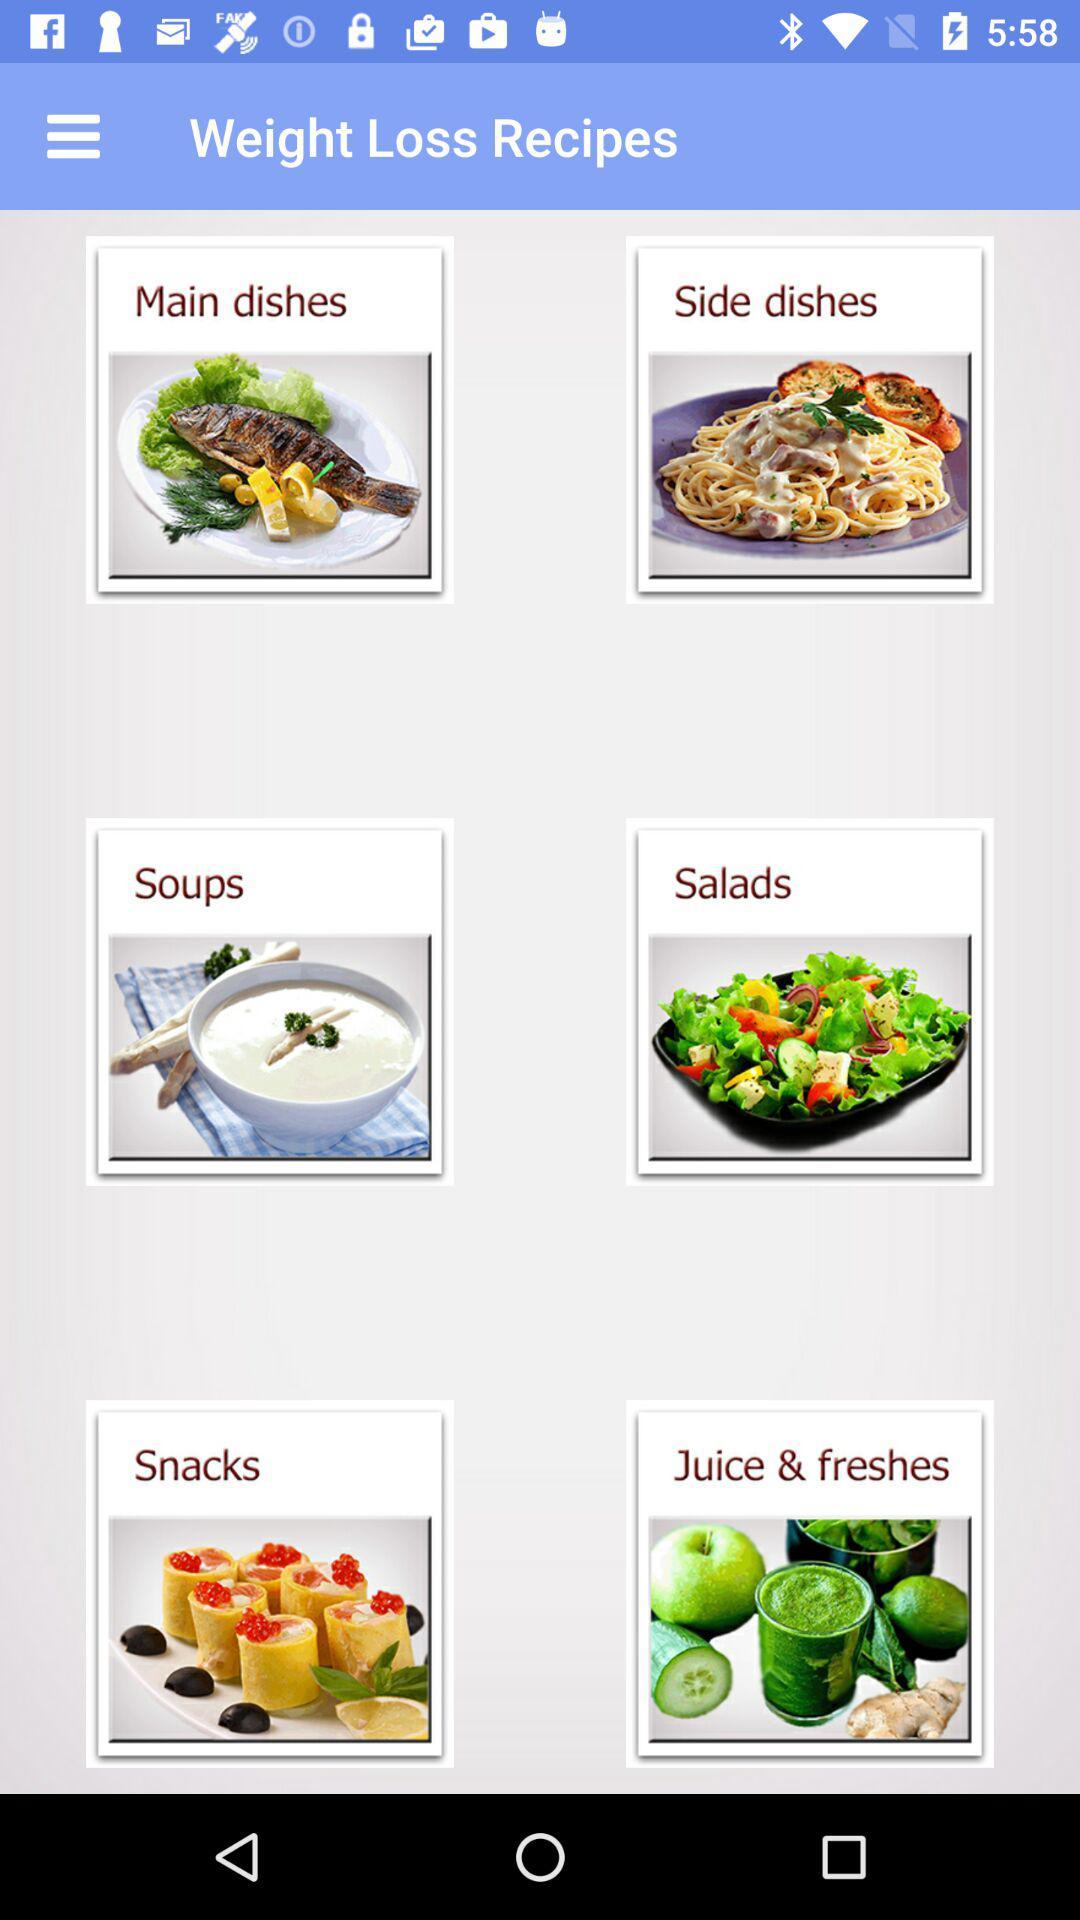  What do you see at coordinates (270, 1583) in the screenshot?
I see `see snacks category` at bounding box center [270, 1583].